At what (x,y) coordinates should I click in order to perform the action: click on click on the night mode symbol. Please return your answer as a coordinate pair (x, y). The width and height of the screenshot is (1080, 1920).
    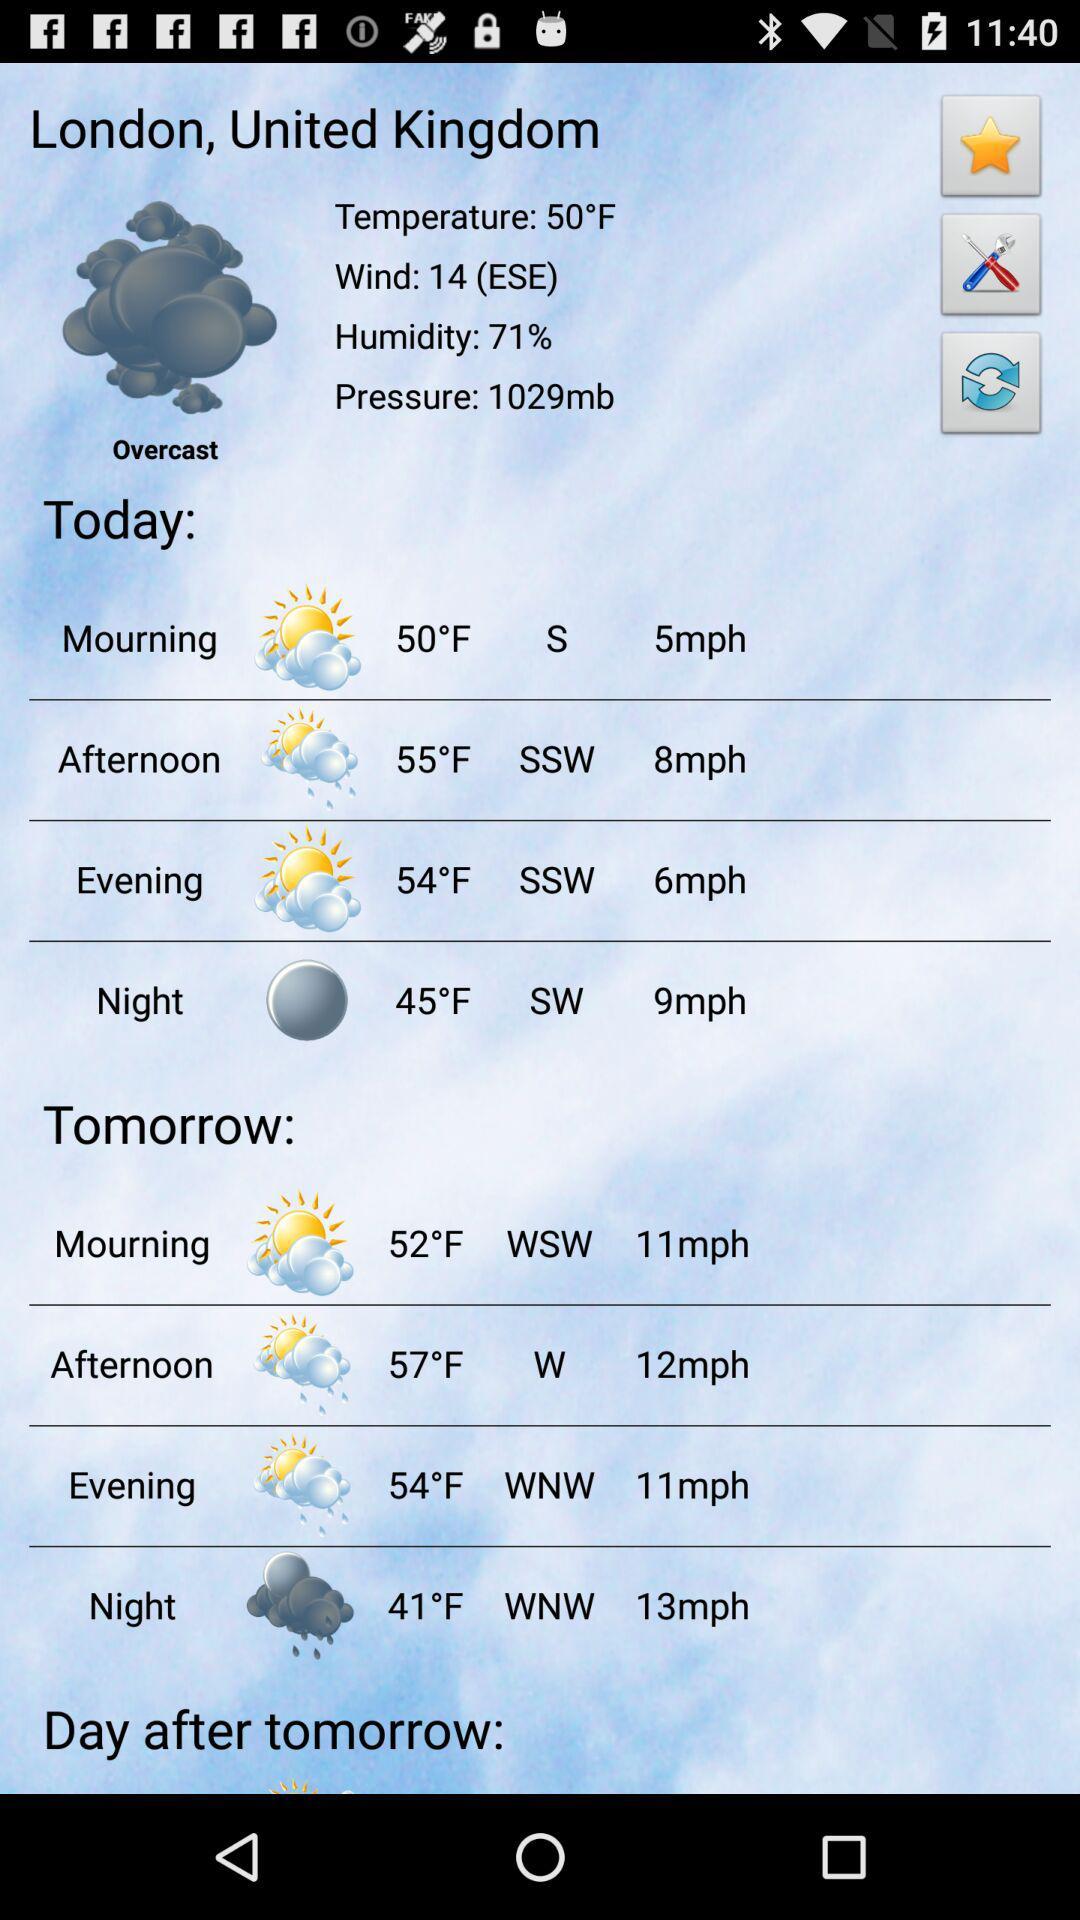
    Looking at the image, I should click on (307, 999).